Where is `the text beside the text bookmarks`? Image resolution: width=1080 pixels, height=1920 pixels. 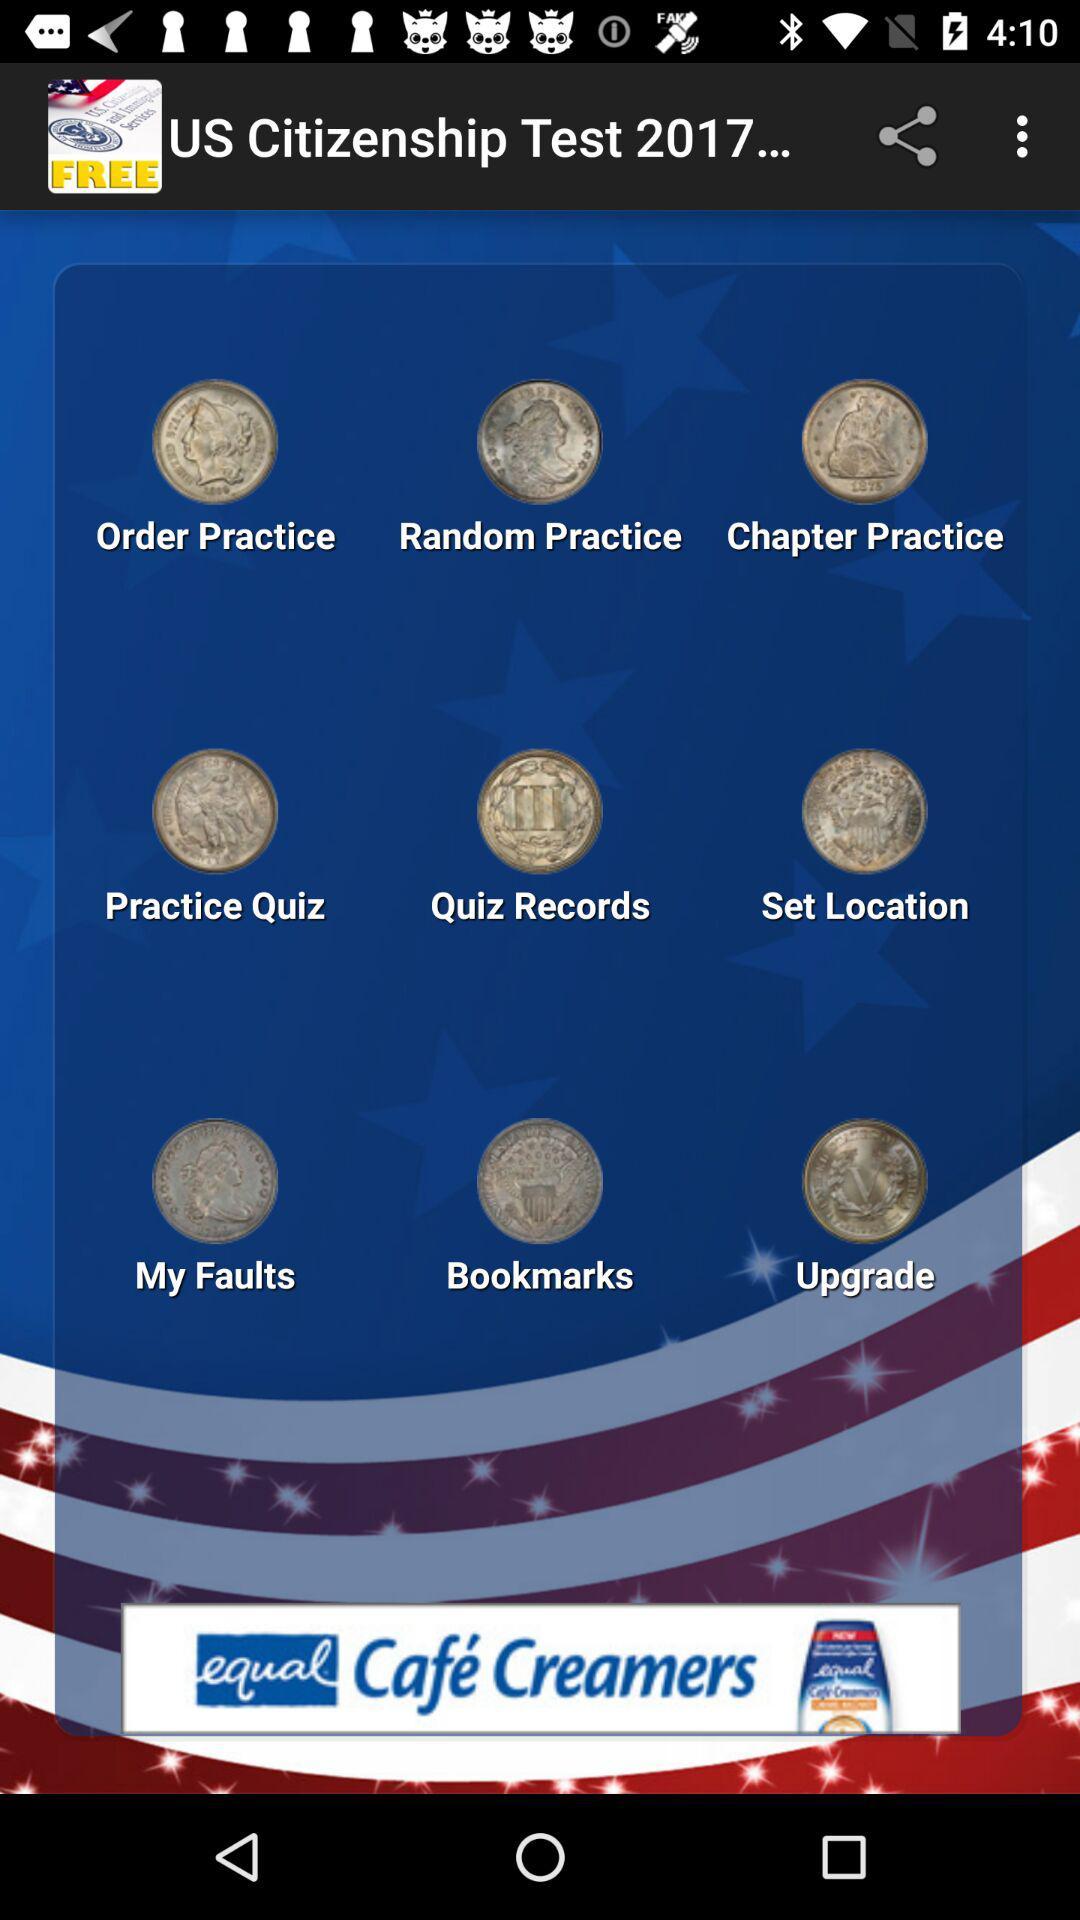
the text beside the text bookmarks is located at coordinates (863, 1308).